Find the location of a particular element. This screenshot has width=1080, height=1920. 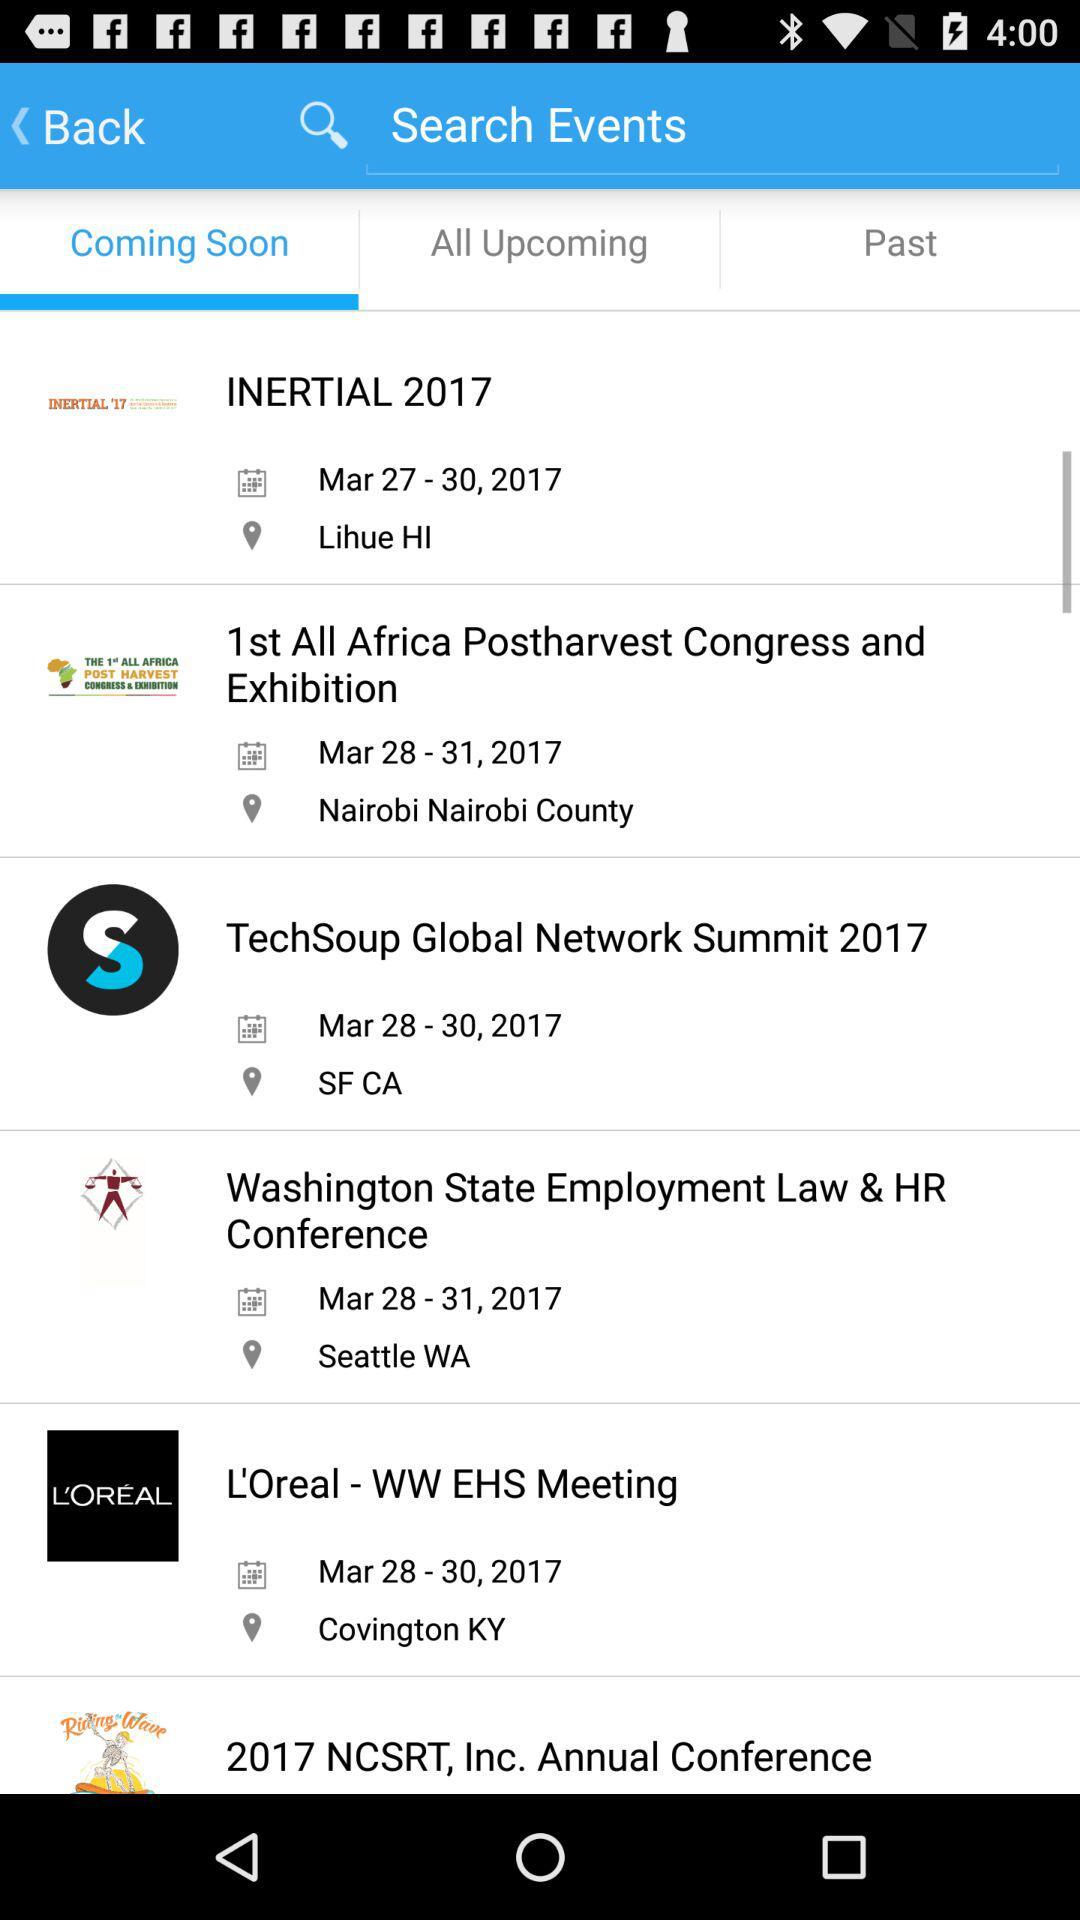

the lihue hi item is located at coordinates (374, 535).